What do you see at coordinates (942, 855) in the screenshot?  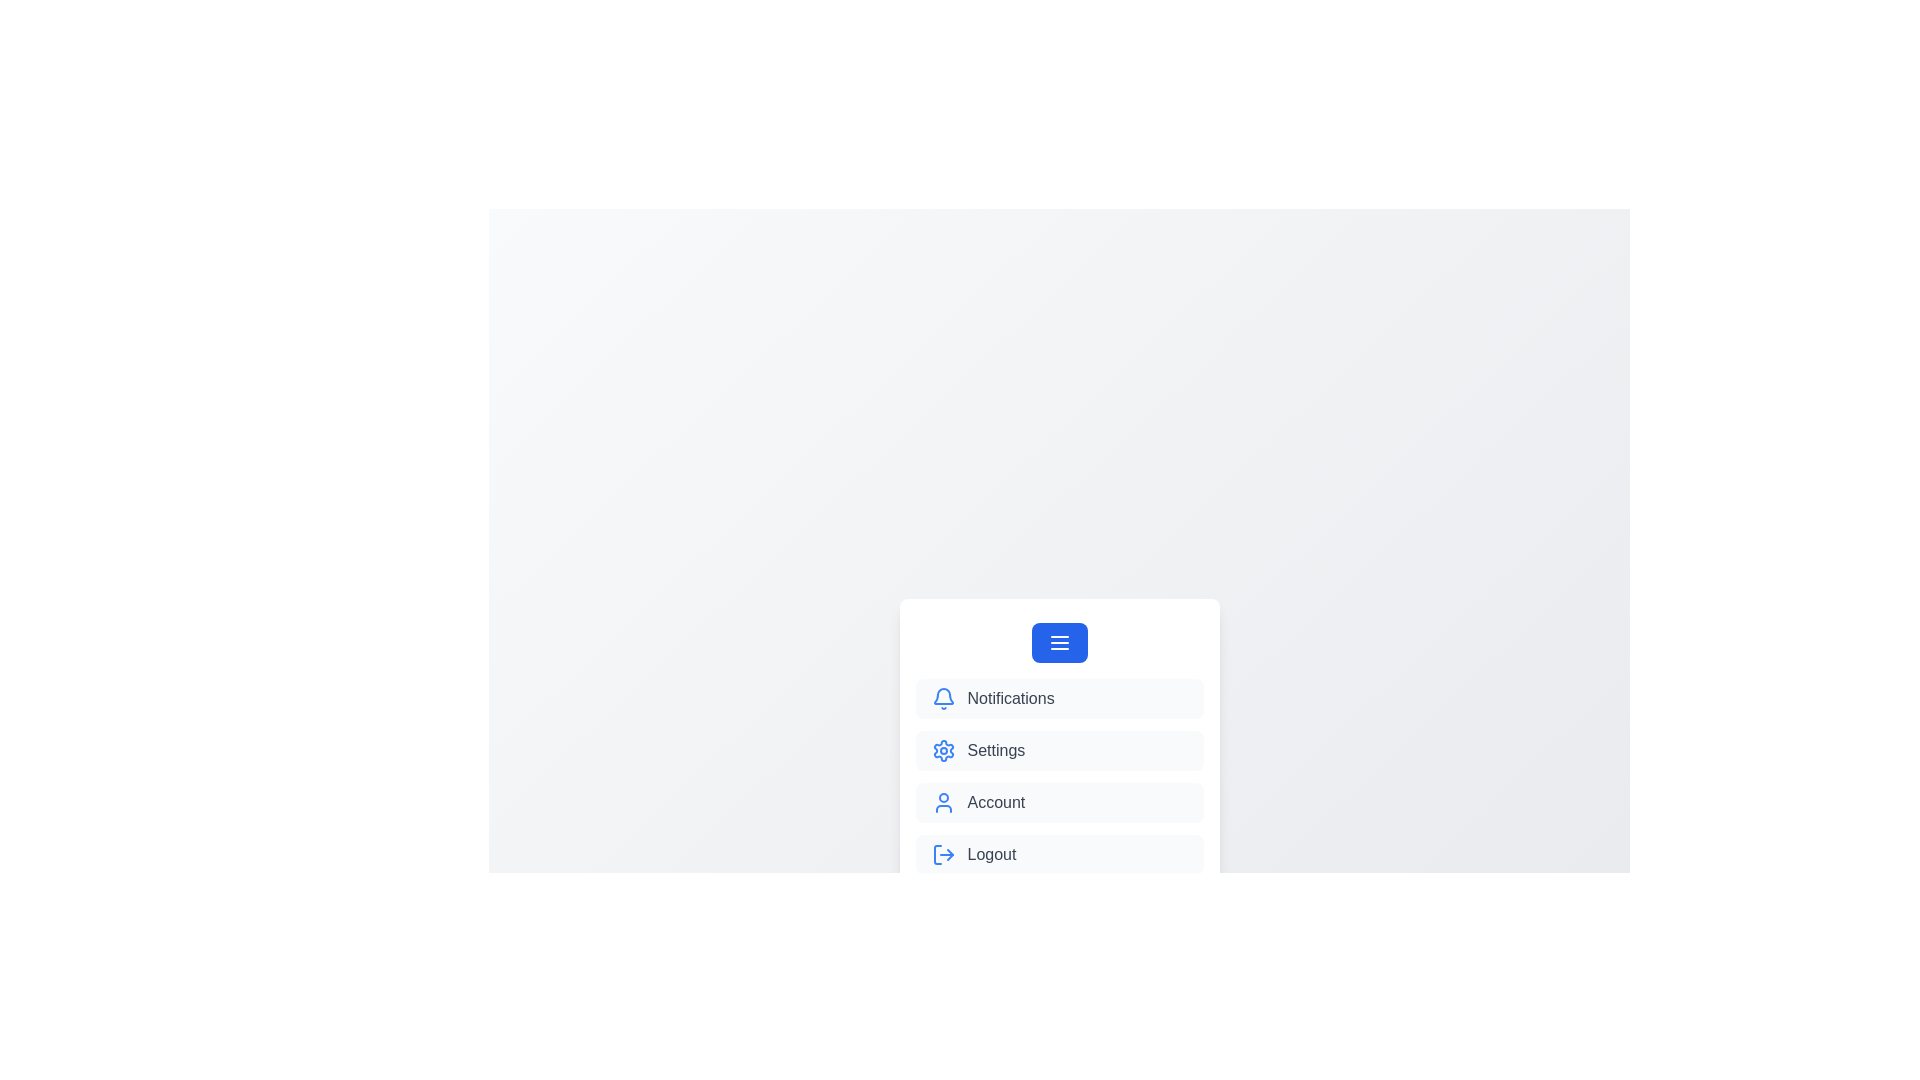 I see `the menu option corresponding to Logout by clicking on its icon` at bounding box center [942, 855].